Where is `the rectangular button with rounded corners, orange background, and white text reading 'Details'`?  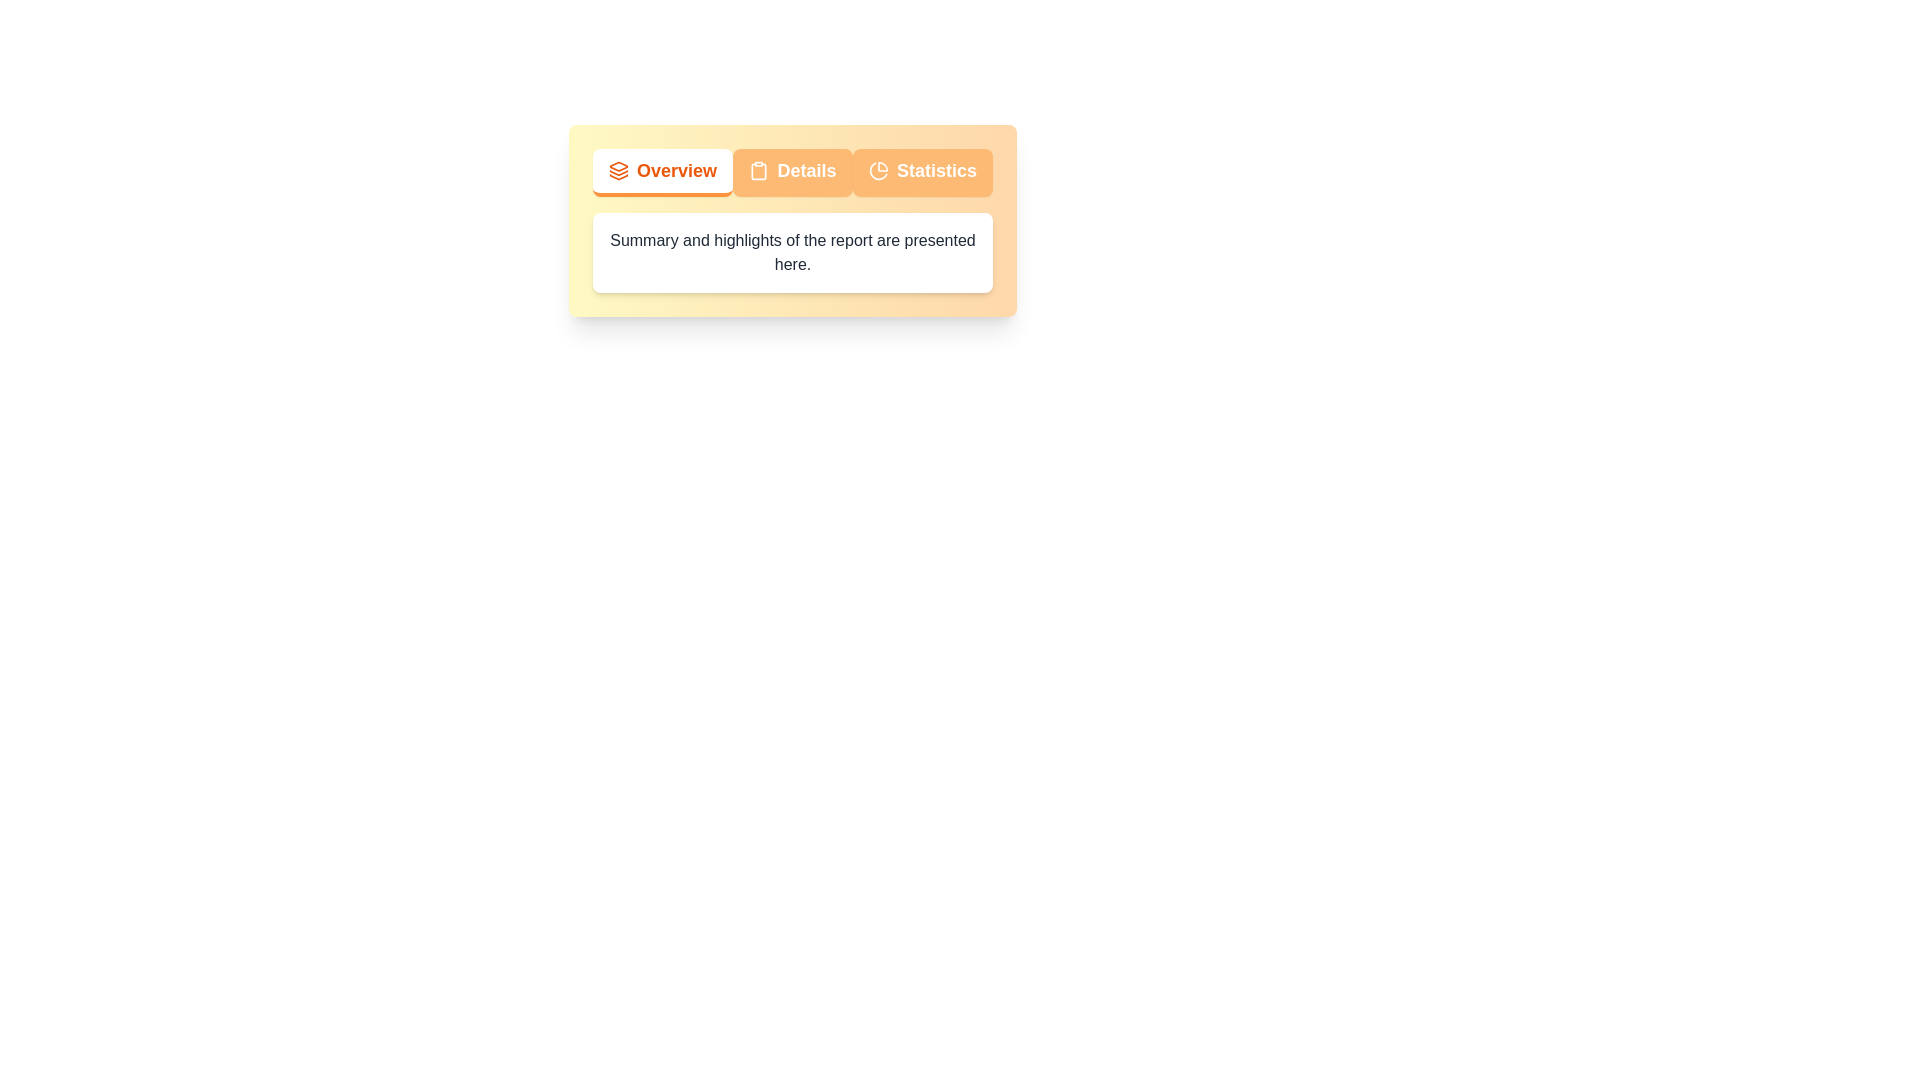 the rectangular button with rounded corners, orange background, and white text reading 'Details' is located at coordinates (791, 172).